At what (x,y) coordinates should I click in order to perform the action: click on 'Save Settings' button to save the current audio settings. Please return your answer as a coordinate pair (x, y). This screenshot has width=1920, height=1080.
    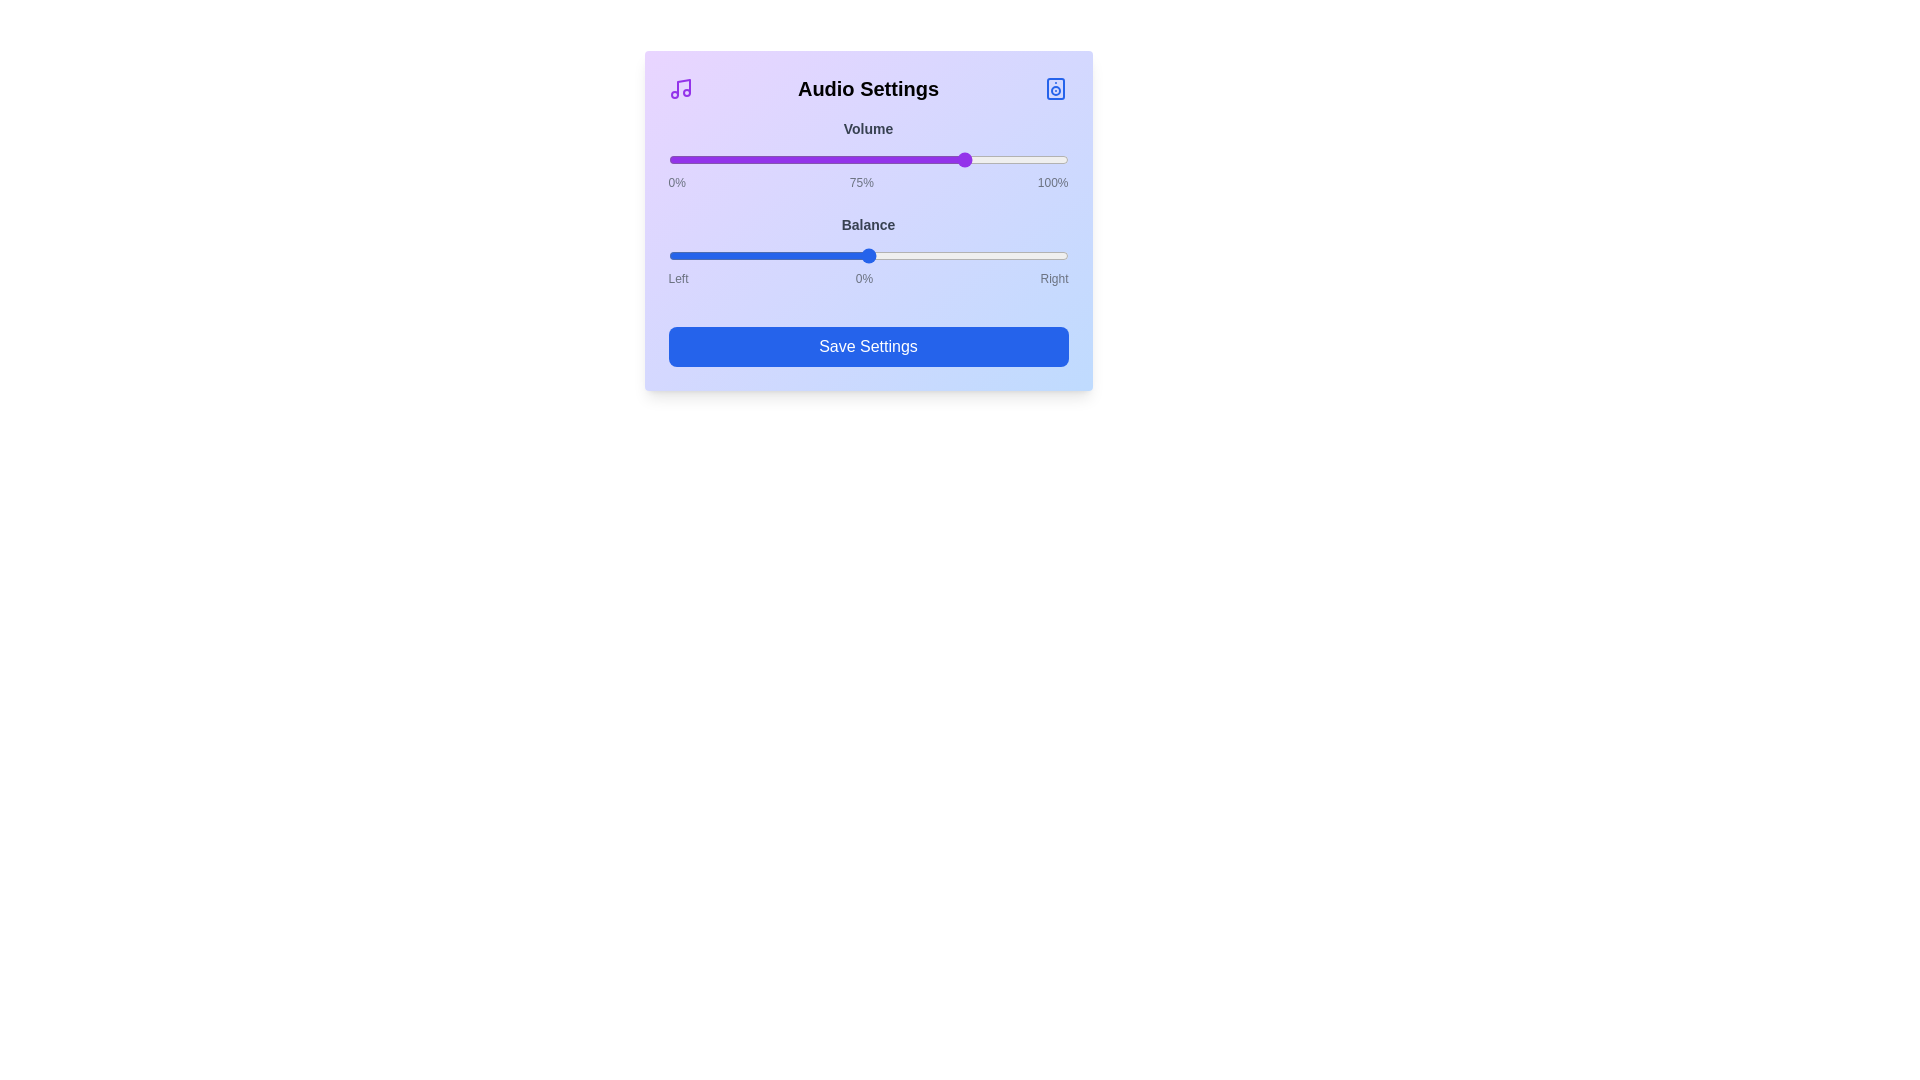
    Looking at the image, I should click on (868, 346).